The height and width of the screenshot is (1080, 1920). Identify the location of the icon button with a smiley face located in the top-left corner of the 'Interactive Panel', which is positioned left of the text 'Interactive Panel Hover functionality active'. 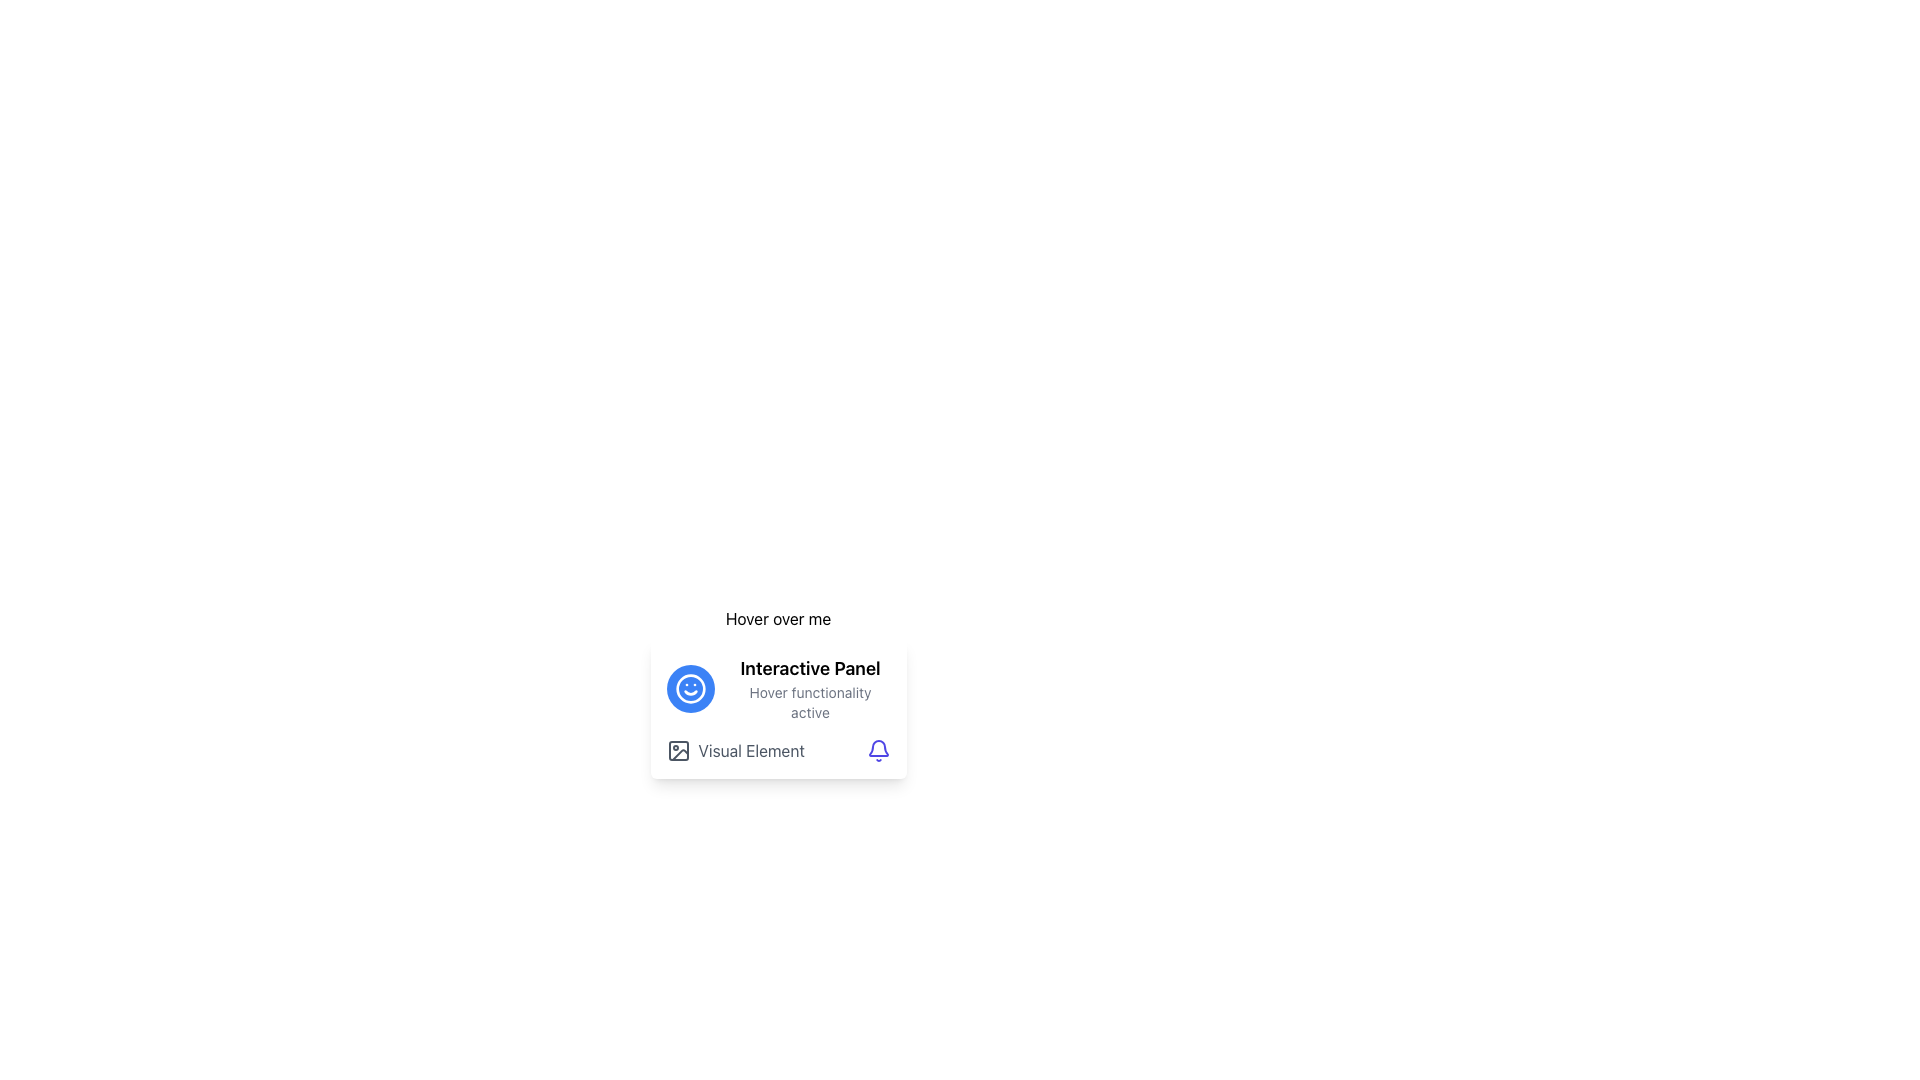
(690, 688).